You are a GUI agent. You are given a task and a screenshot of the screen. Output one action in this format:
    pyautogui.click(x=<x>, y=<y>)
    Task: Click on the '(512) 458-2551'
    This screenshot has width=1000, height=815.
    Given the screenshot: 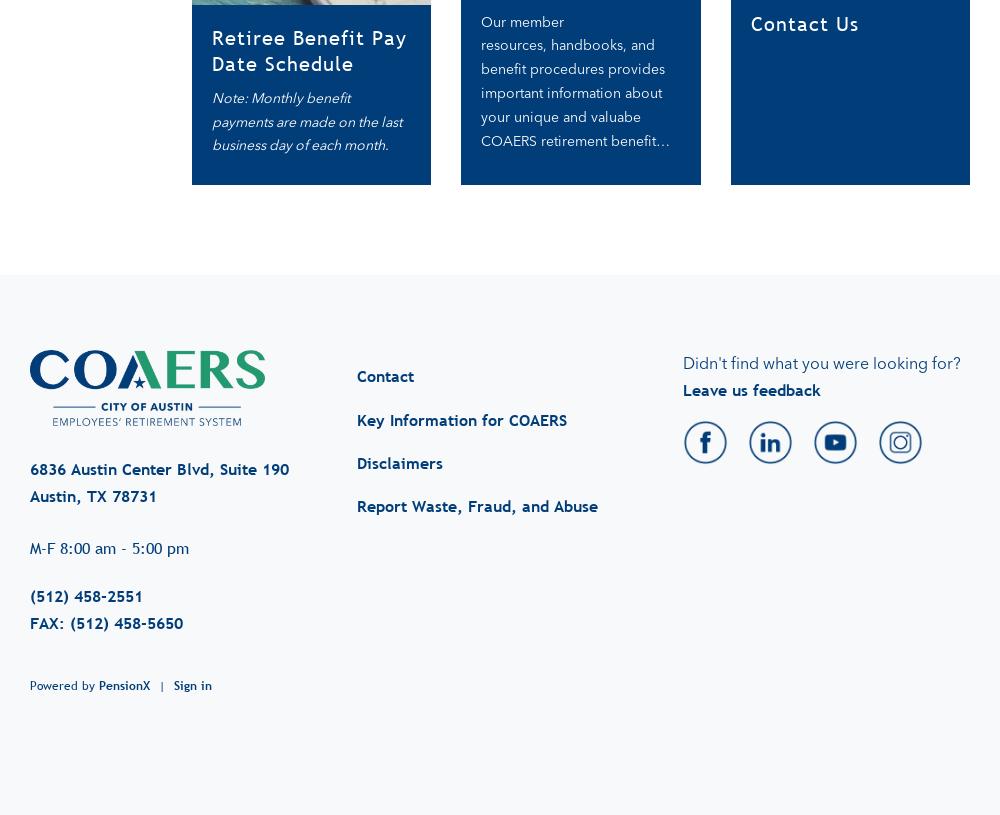 What is the action you would take?
    pyautogui.click(x=85, y=574)
    